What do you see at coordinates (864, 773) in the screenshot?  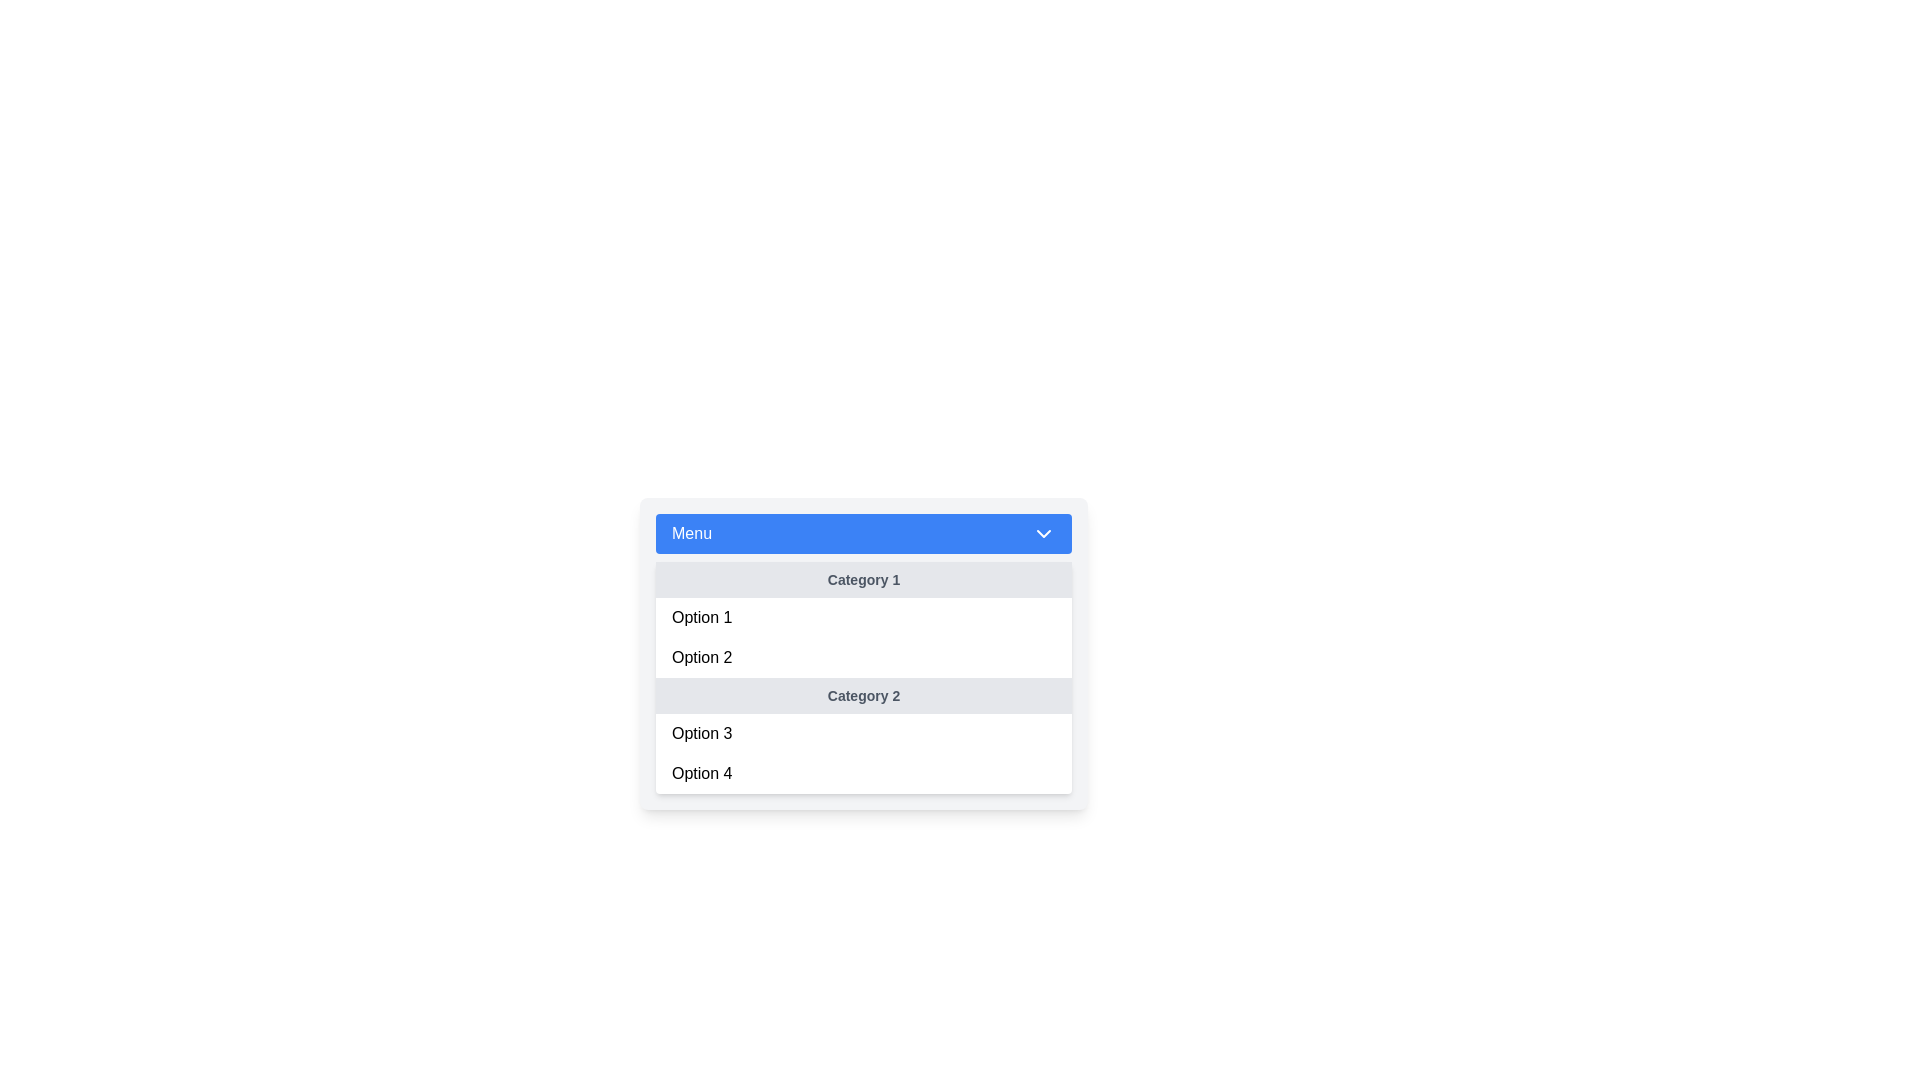 I see `the menu item labeled 'Option 4' under the 'Category 2' section` at bounding box center [864, 773].